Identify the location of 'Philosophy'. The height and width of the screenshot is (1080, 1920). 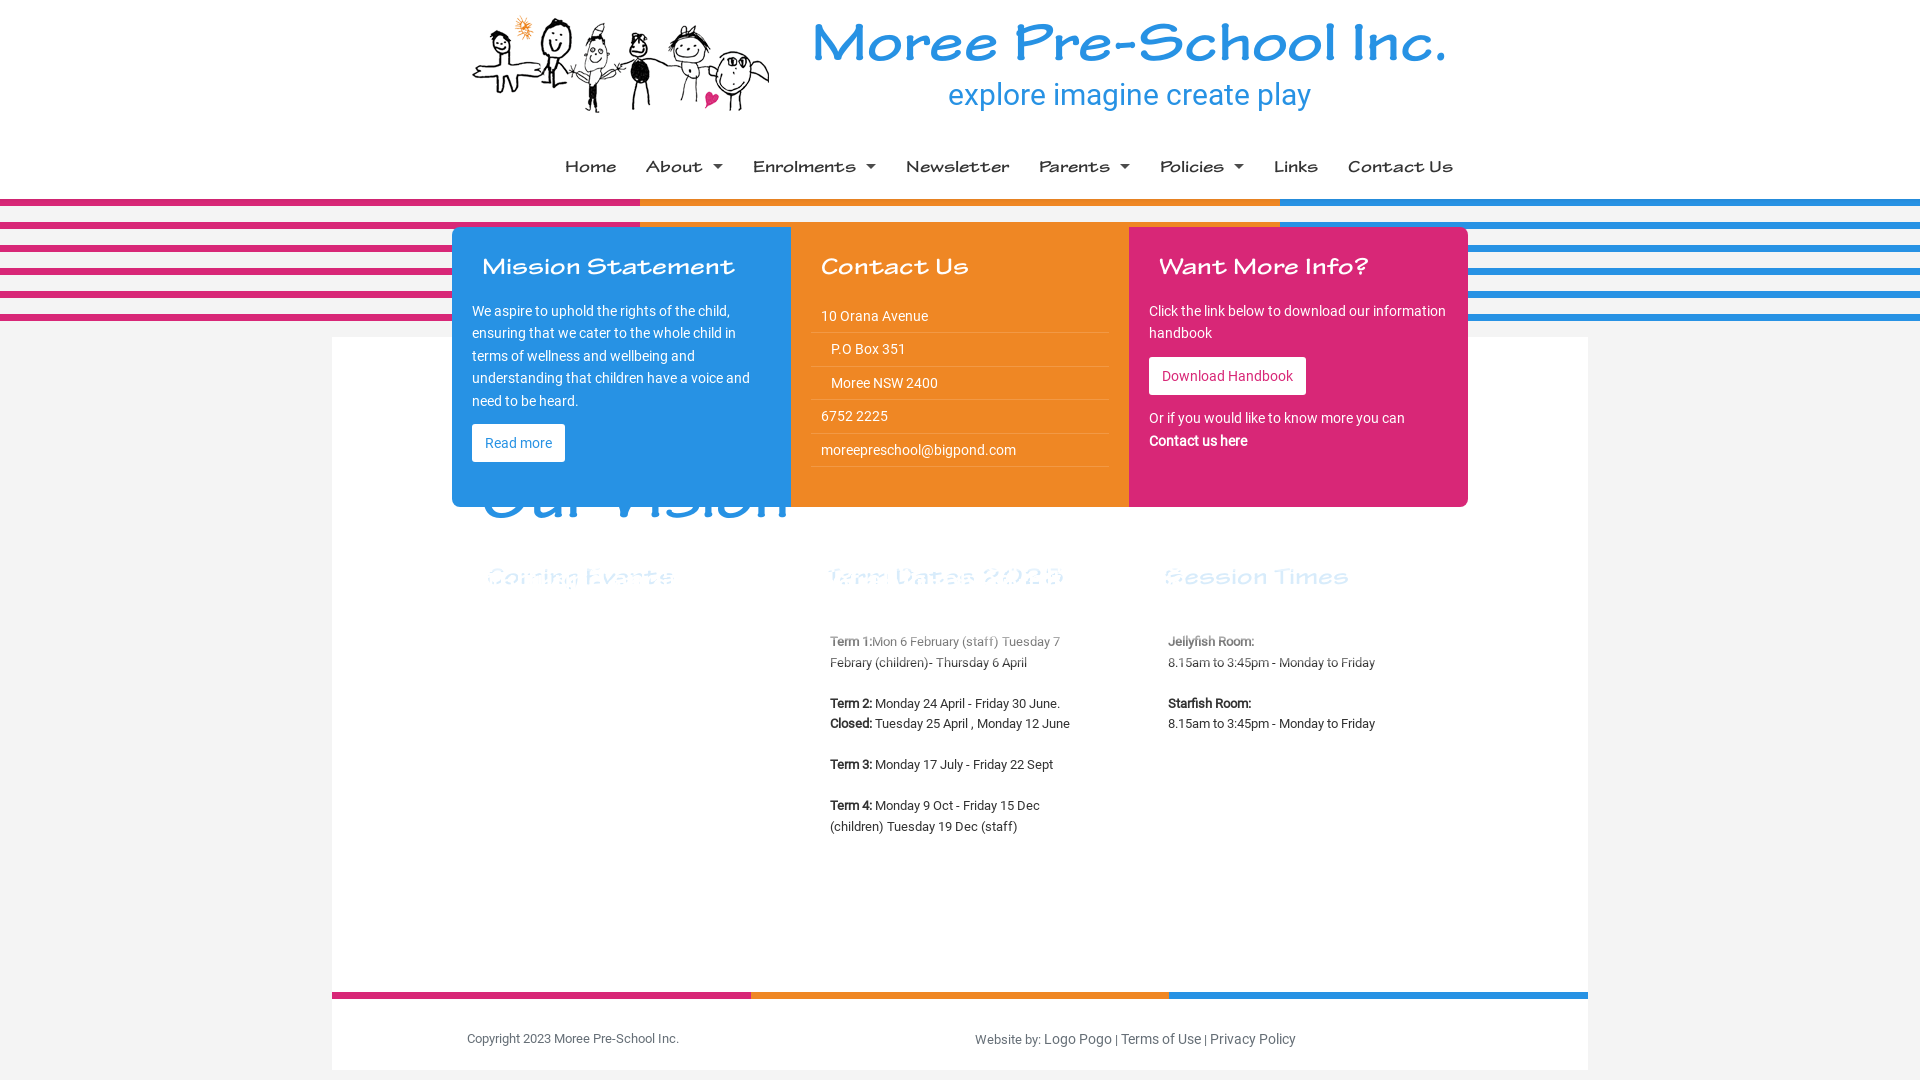
(684, 211).